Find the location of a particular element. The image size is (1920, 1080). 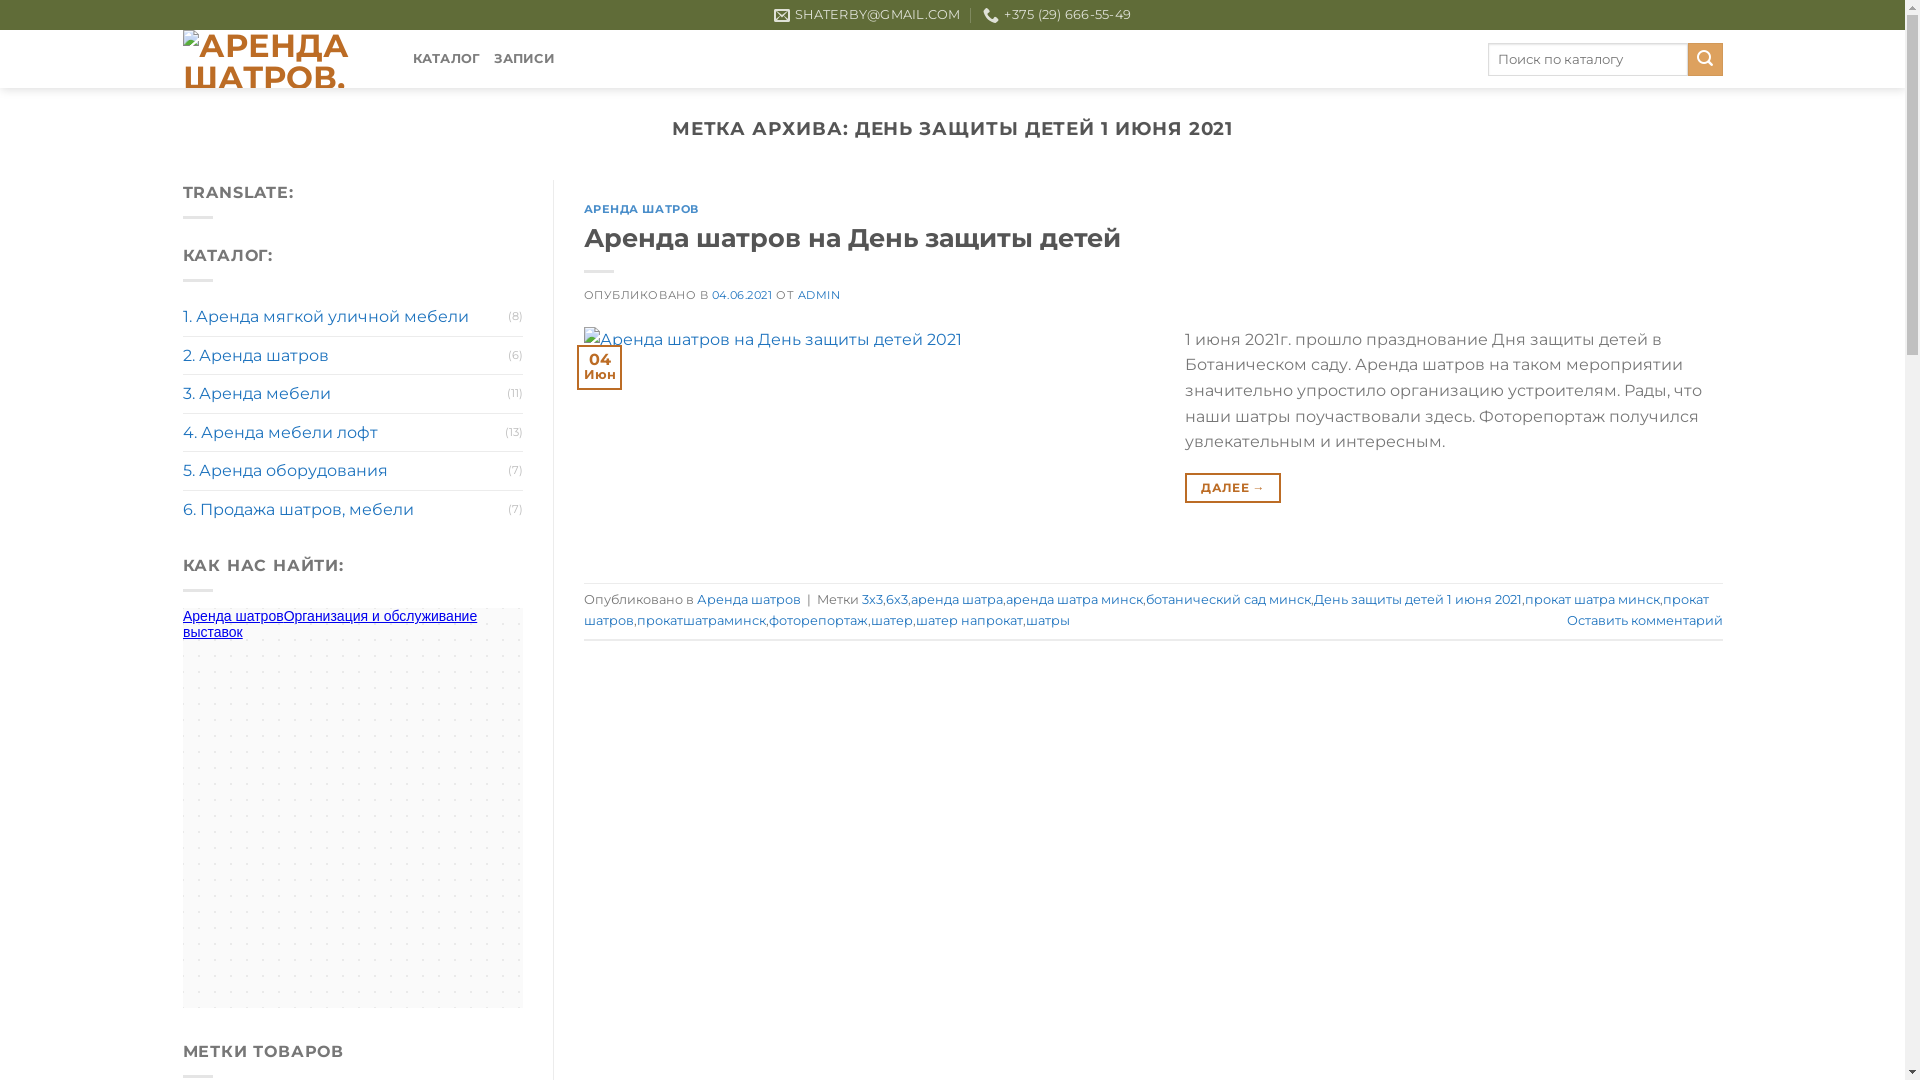

'SHATERBY@GMAIL.COM' is located at coordinates (867, 15).